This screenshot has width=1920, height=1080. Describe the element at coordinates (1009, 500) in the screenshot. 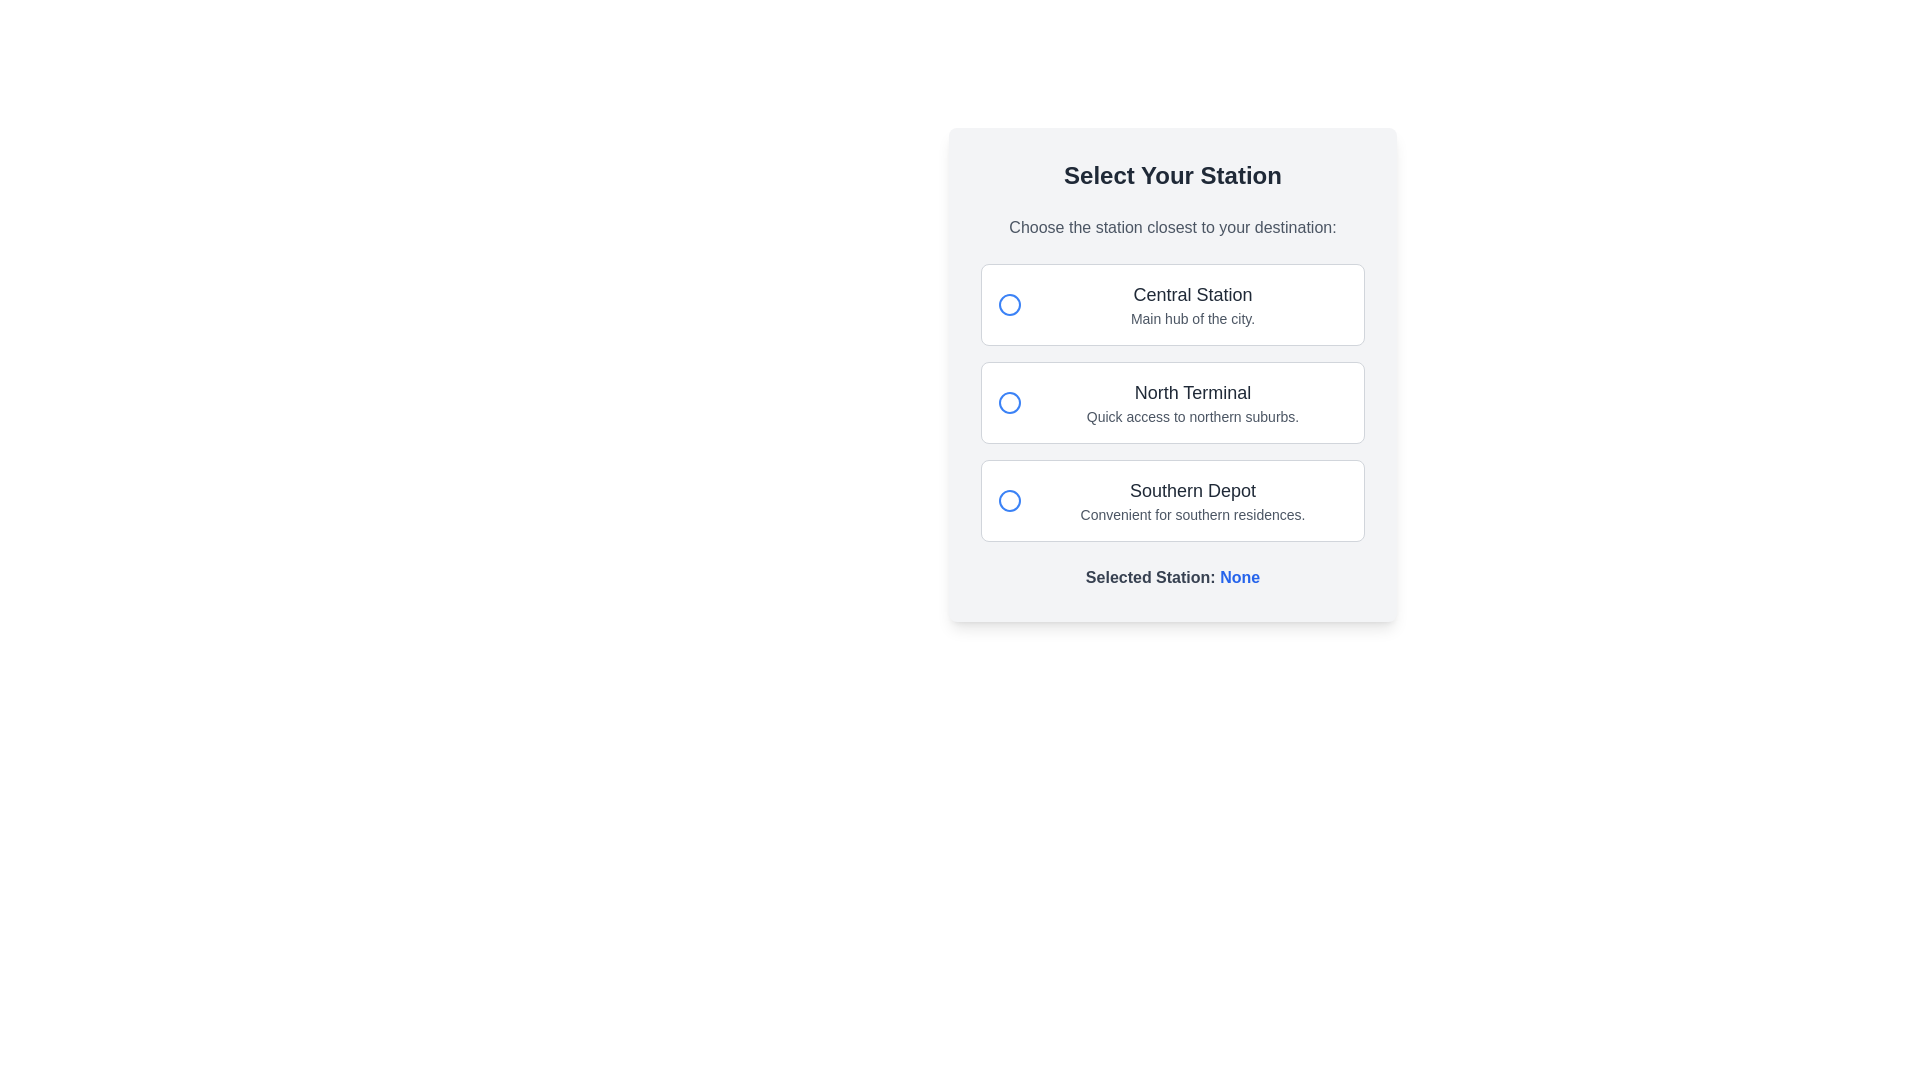

I see `the third circular radio button labeled 'Southern Depot'` at that location.